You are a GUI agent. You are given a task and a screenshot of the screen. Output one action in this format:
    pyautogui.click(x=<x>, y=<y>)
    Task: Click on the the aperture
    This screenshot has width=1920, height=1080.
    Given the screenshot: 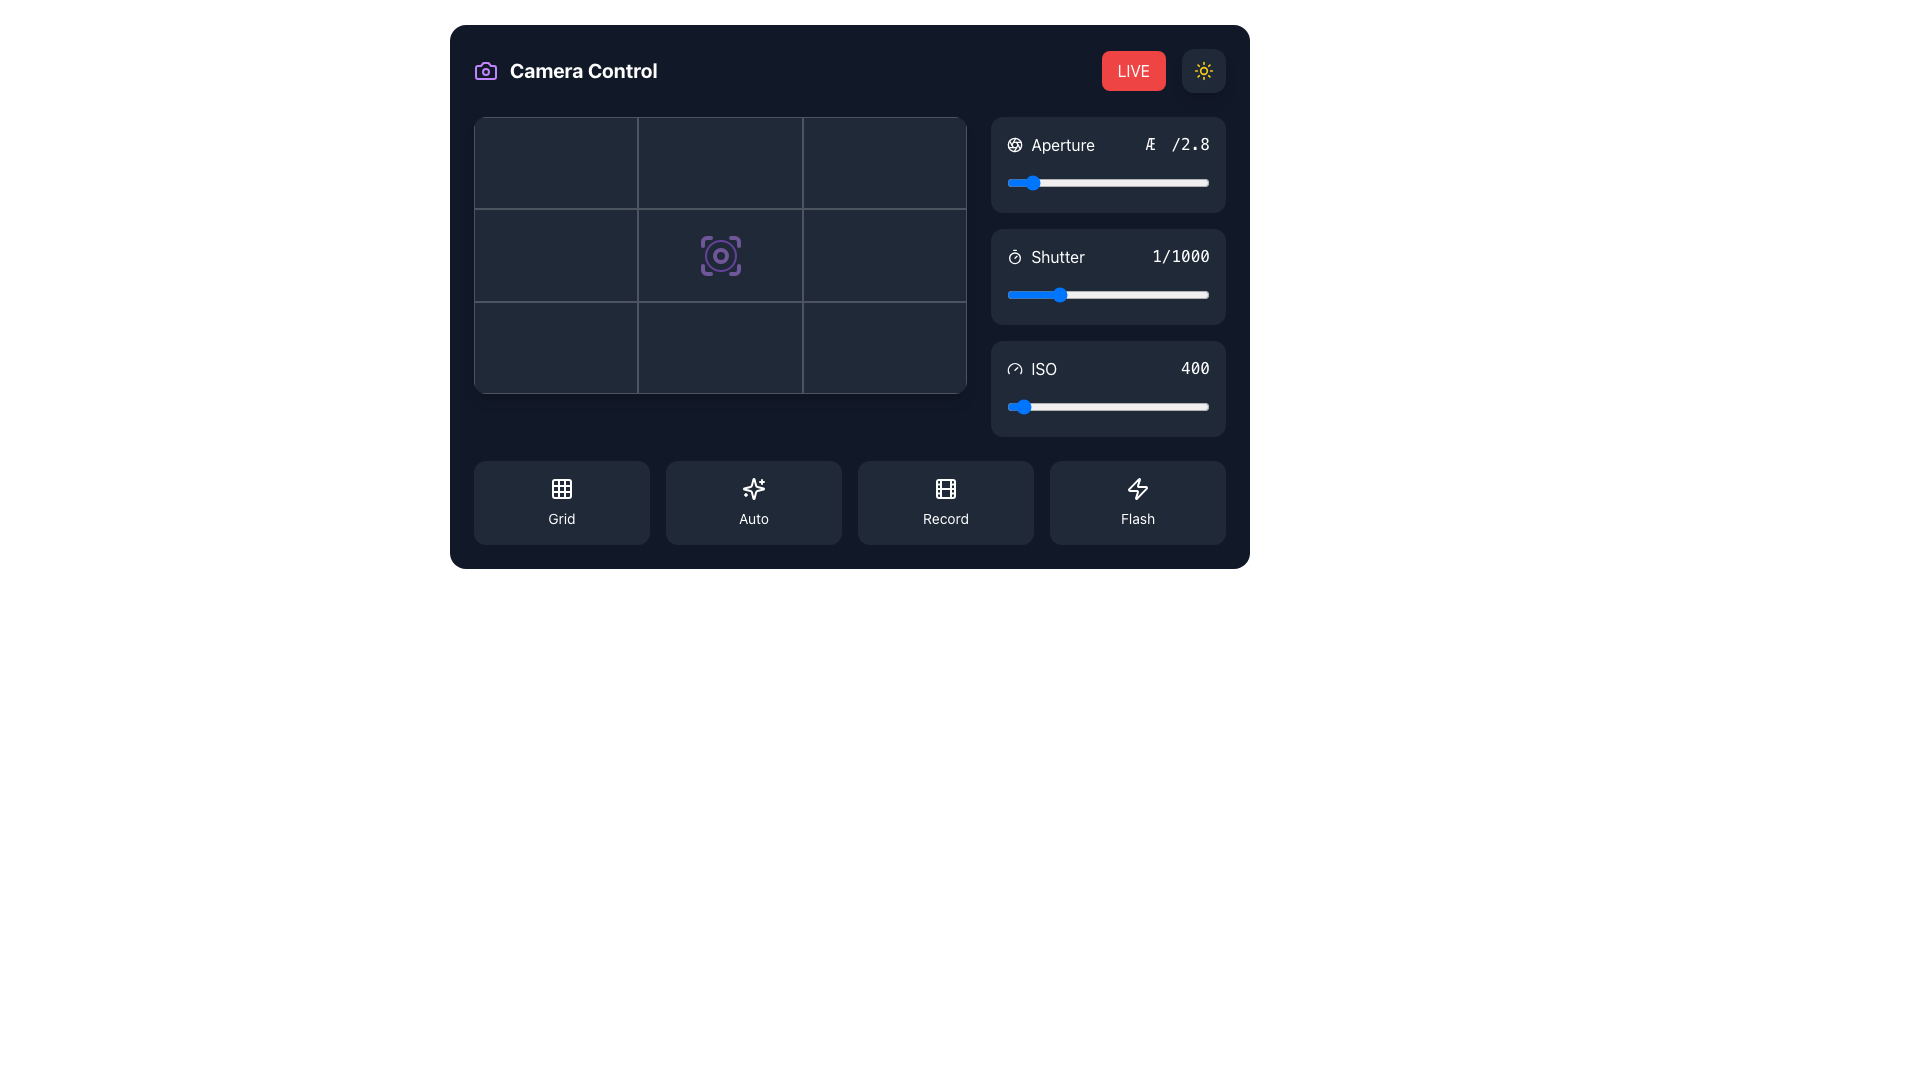 What is the action you would take?
    pyautogui.click(x=1015, y=182)
    